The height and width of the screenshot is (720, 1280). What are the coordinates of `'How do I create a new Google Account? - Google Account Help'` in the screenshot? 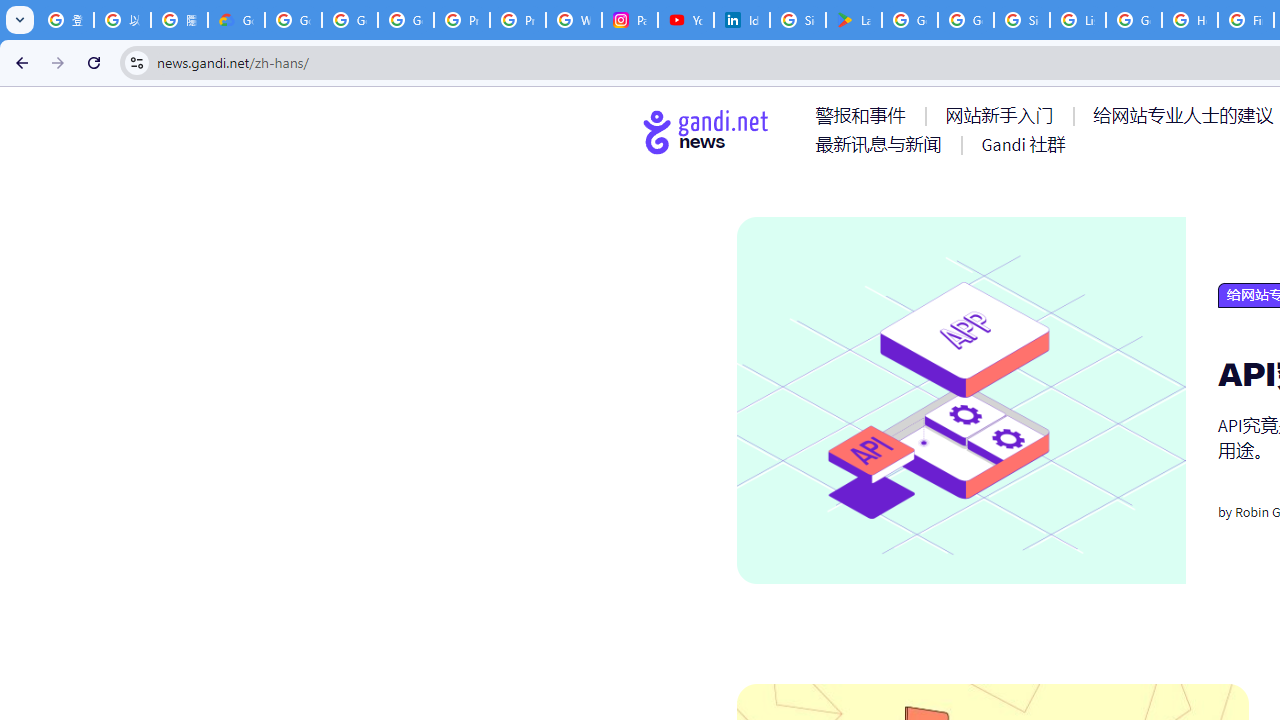 It's located at (1190, 20).